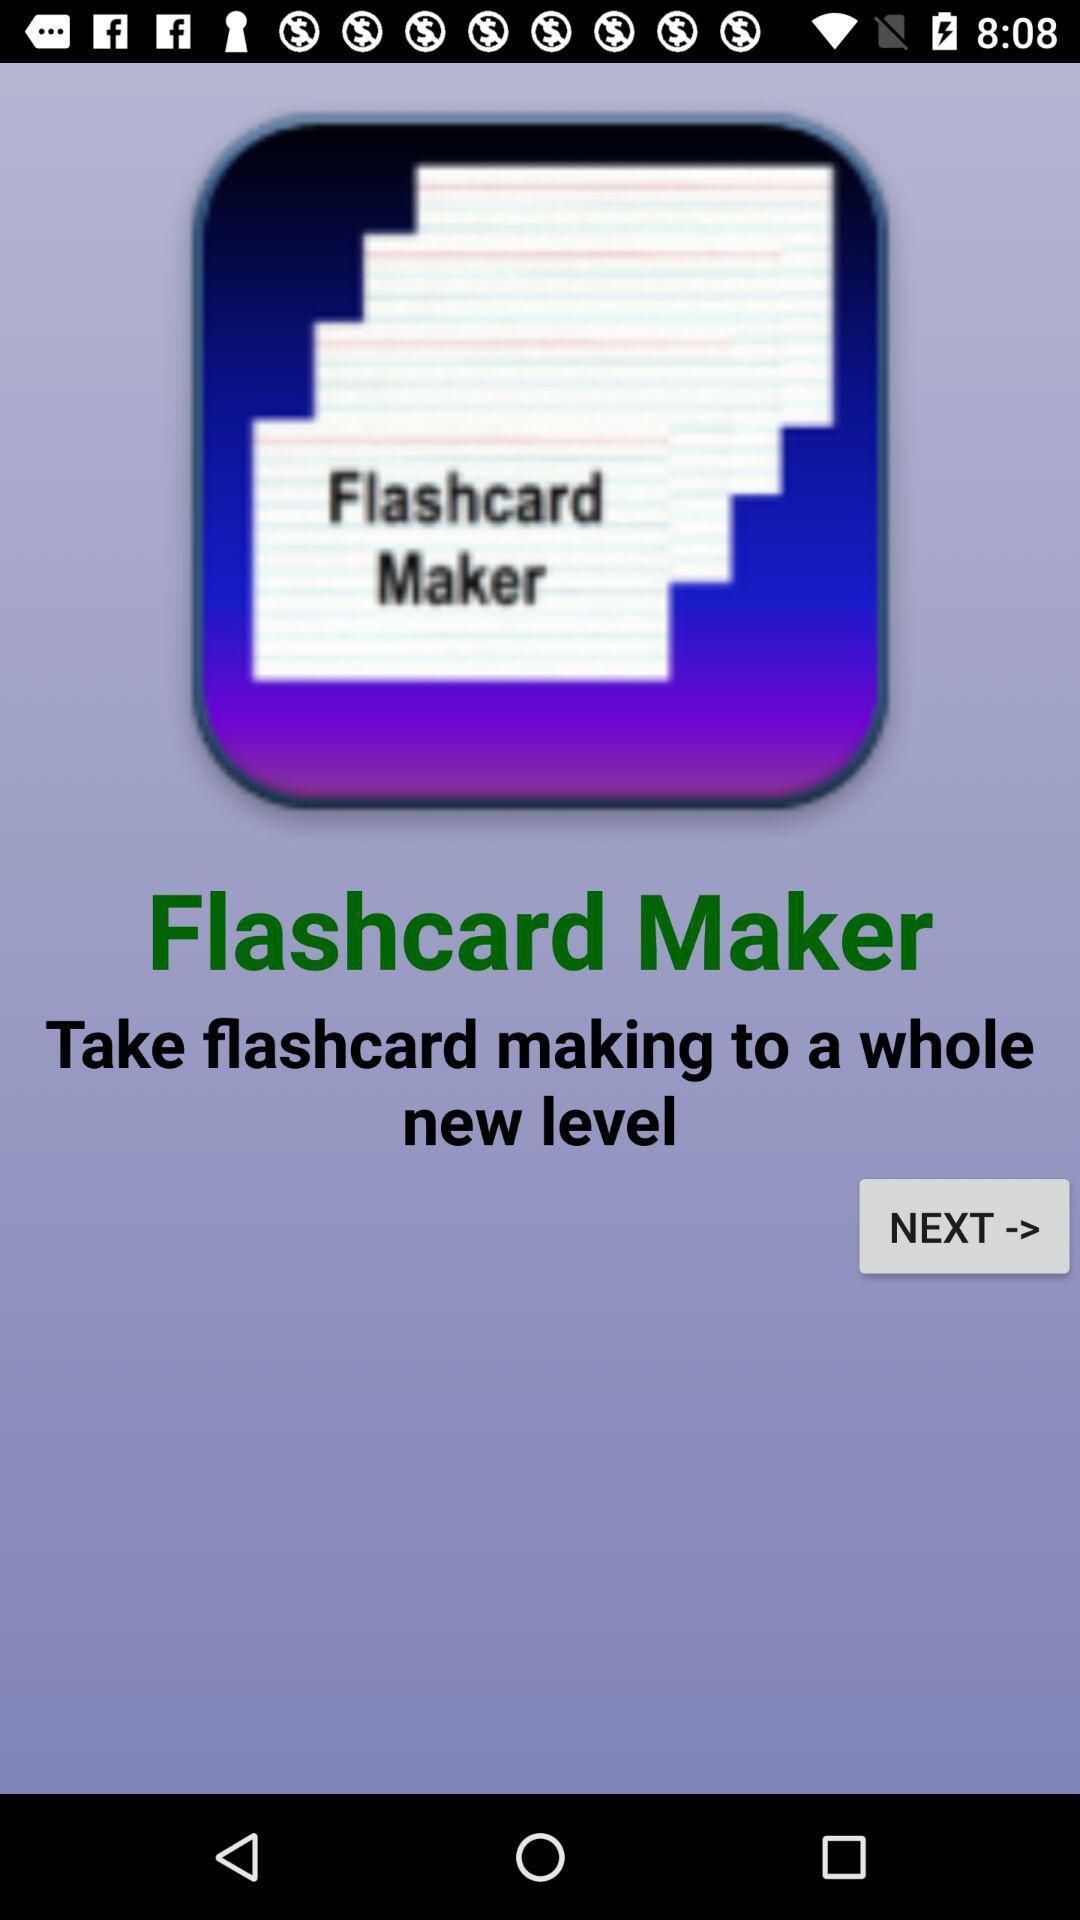 The height and width of the screenshot is (1920, 1080). What do you see at coordinates (963, 1225) in the screenshot?
I see `next -> on the right` at bounding box center [963, 1225].